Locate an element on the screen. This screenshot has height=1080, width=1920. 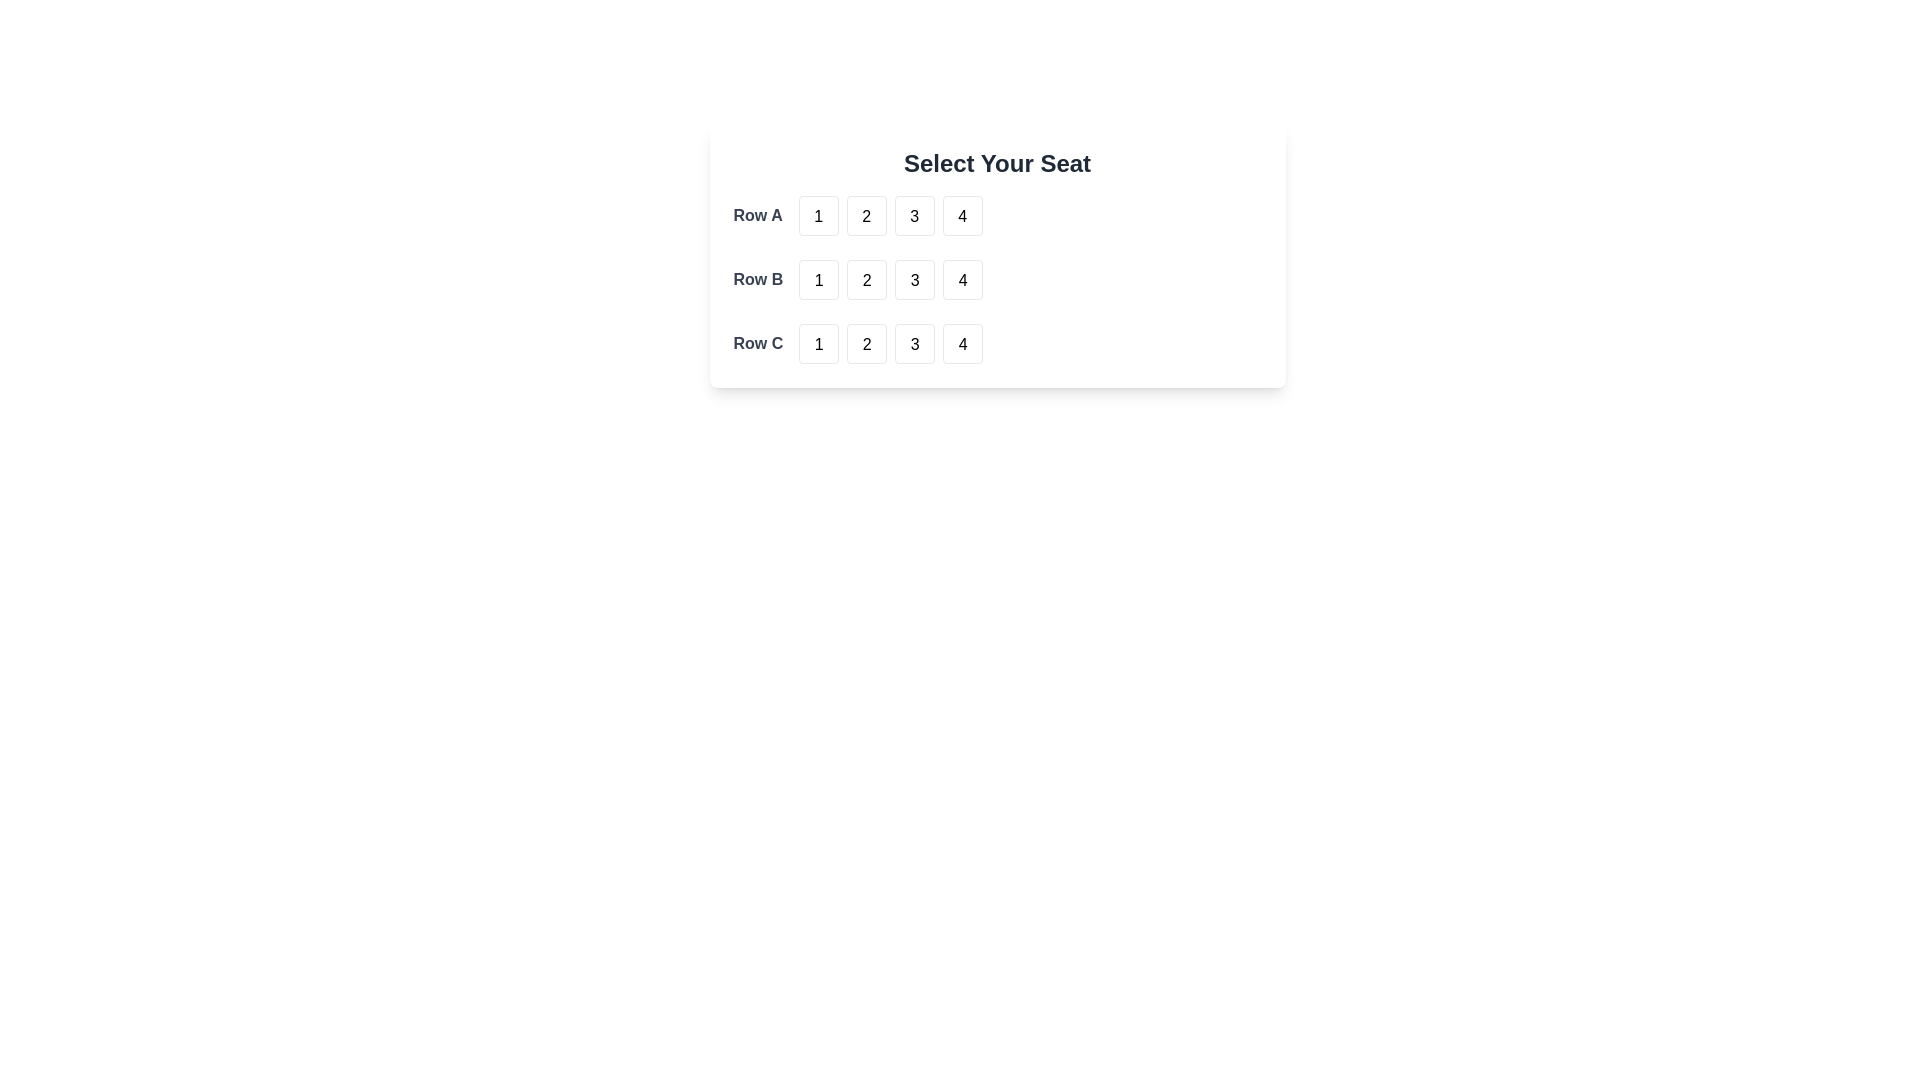
the square button with the number '2' in the center, located in 'Row B' between buttons '1' and '3' is located at coordinates (867, 280).